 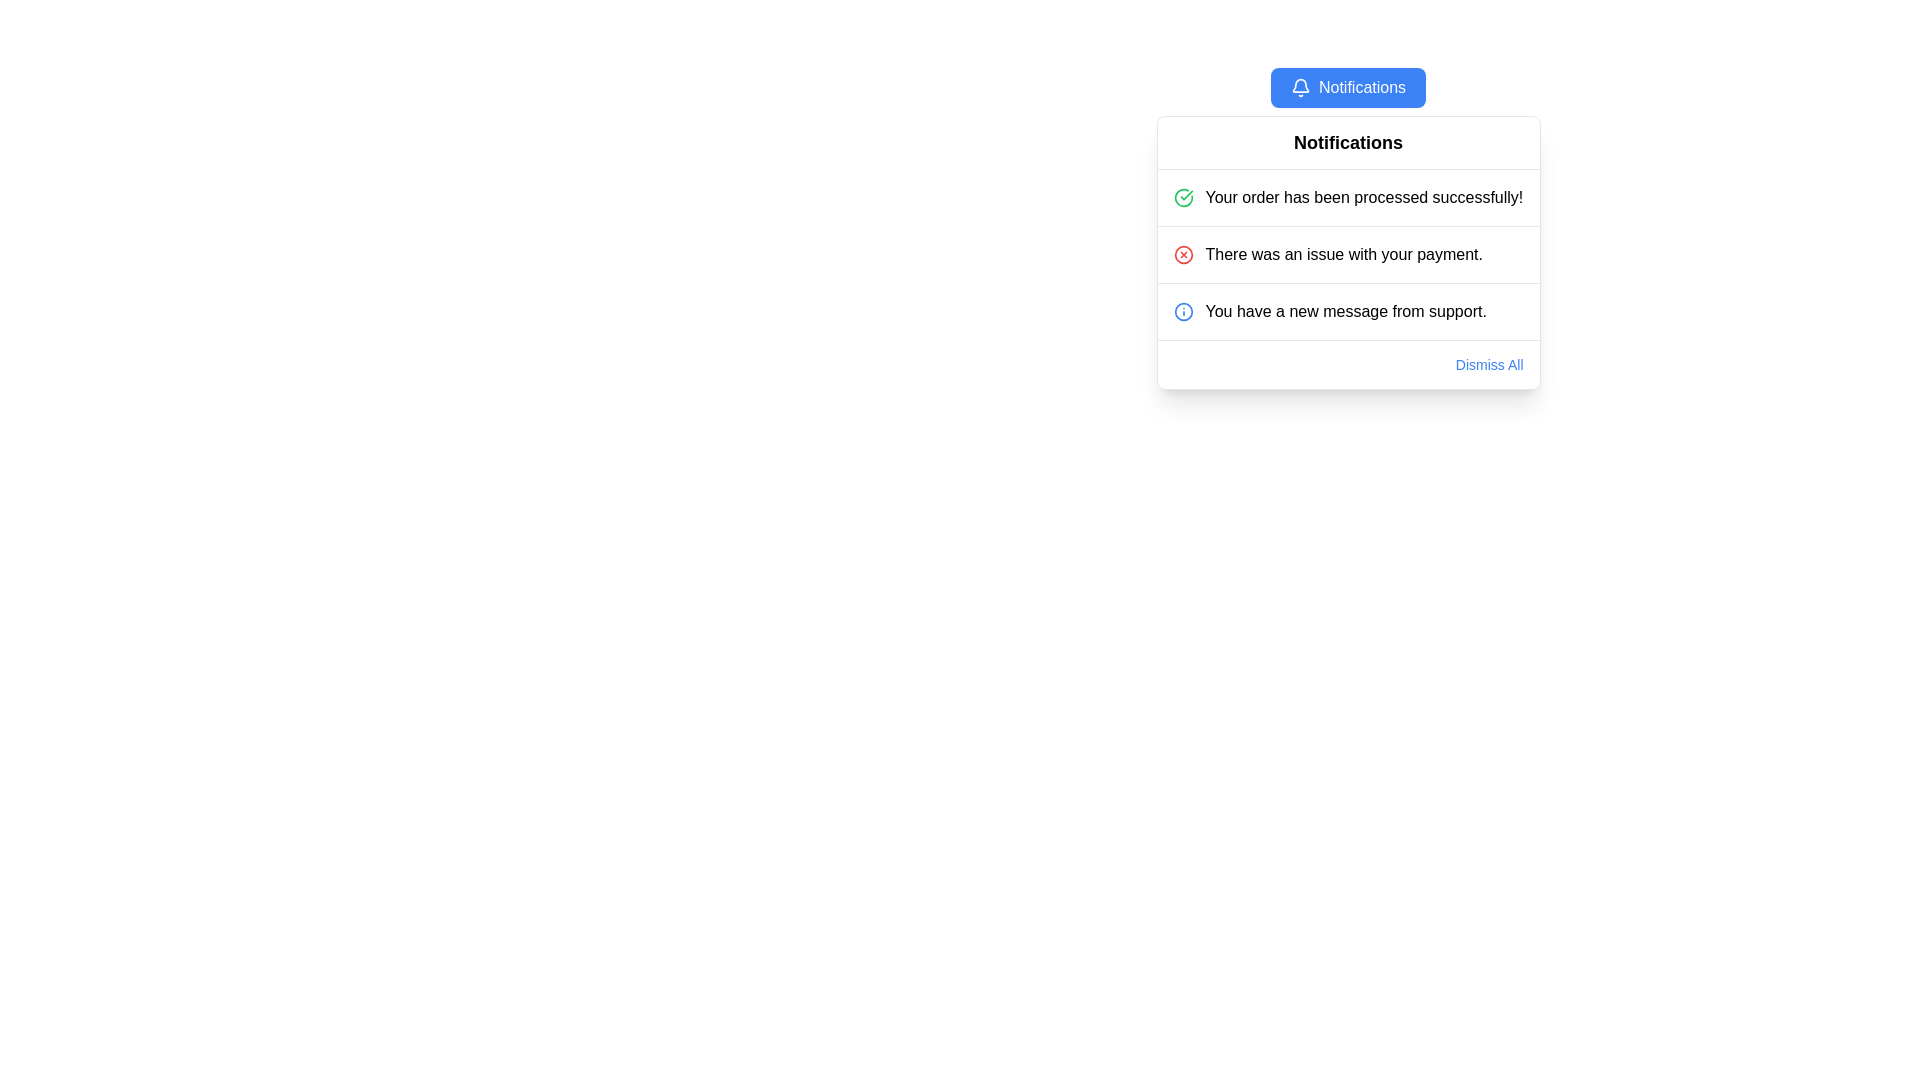 I want to click on the success icon at the start of the notification message indicating 'Your order has been processed successfully!', so click(x=1183, y=197).